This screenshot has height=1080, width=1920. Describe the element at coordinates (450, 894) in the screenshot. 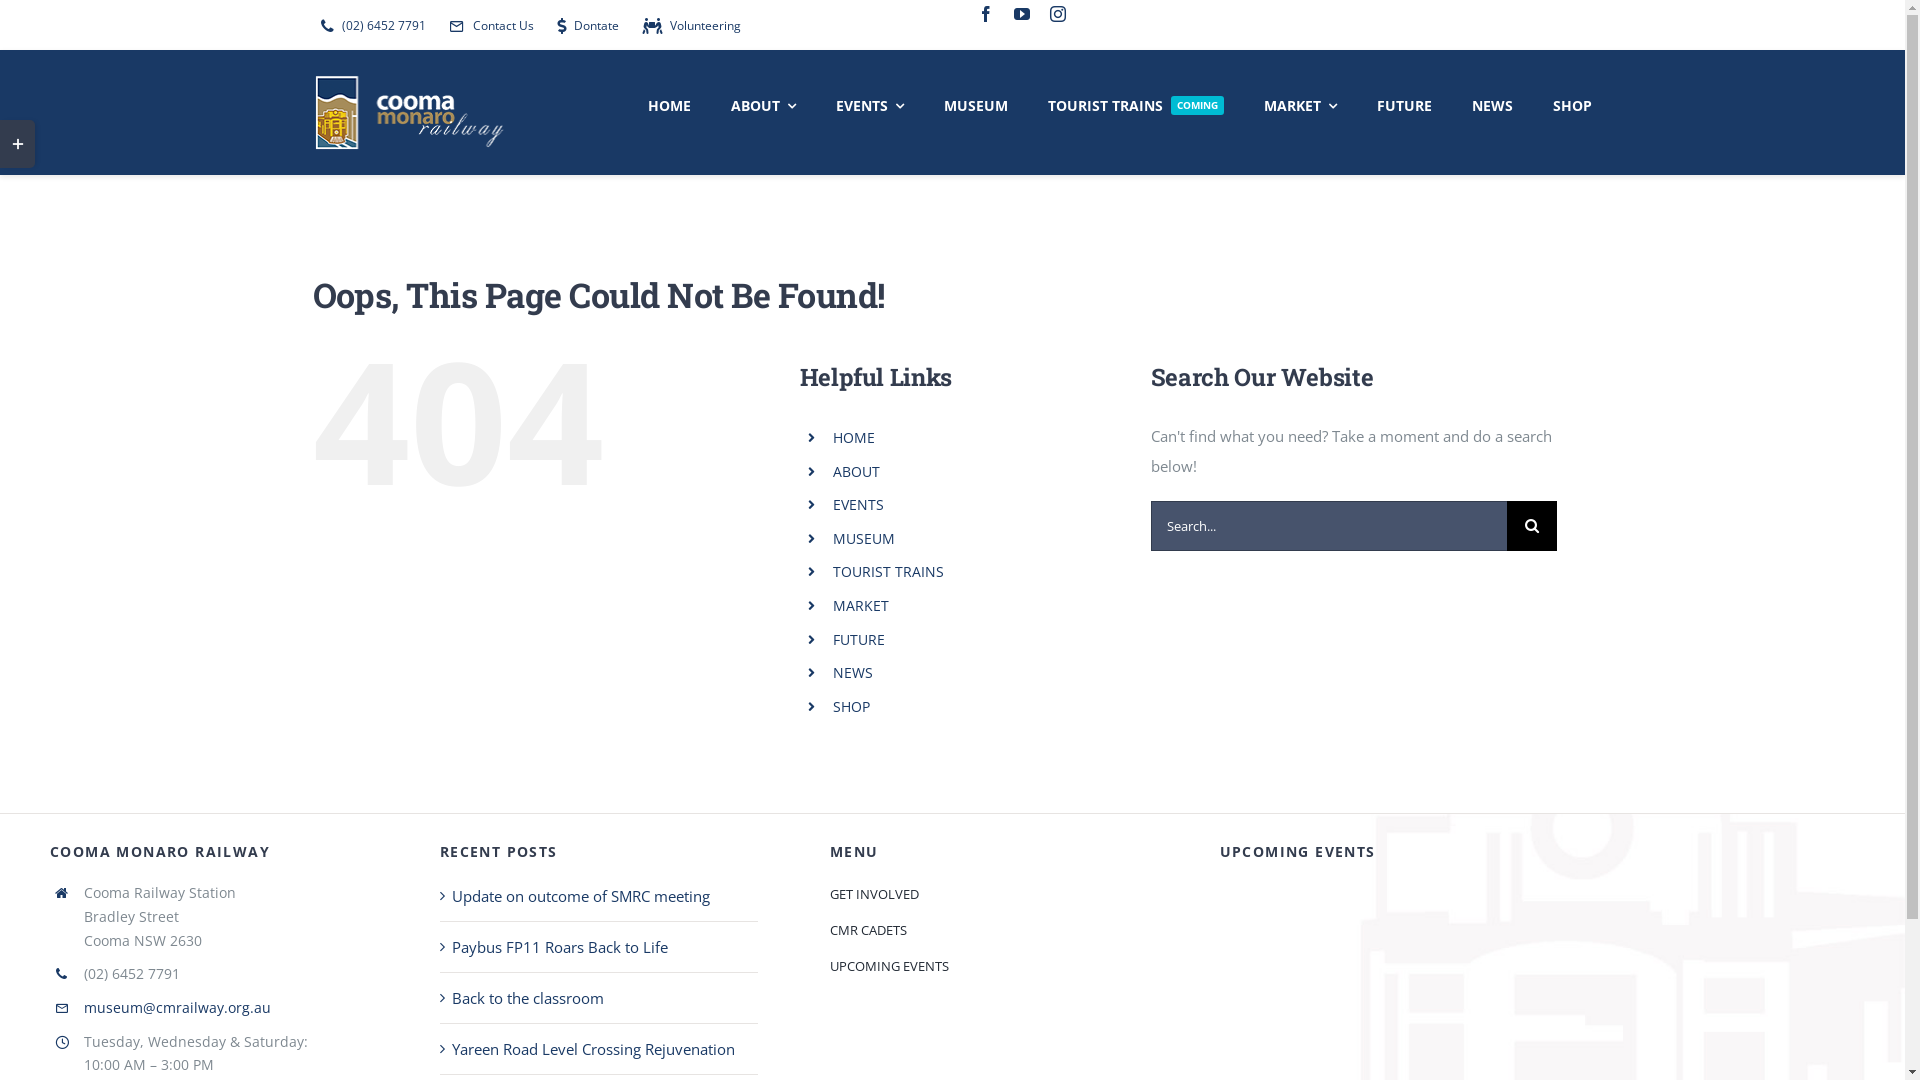

I see `'Update on outcome of SMRC meeting'` at that location.